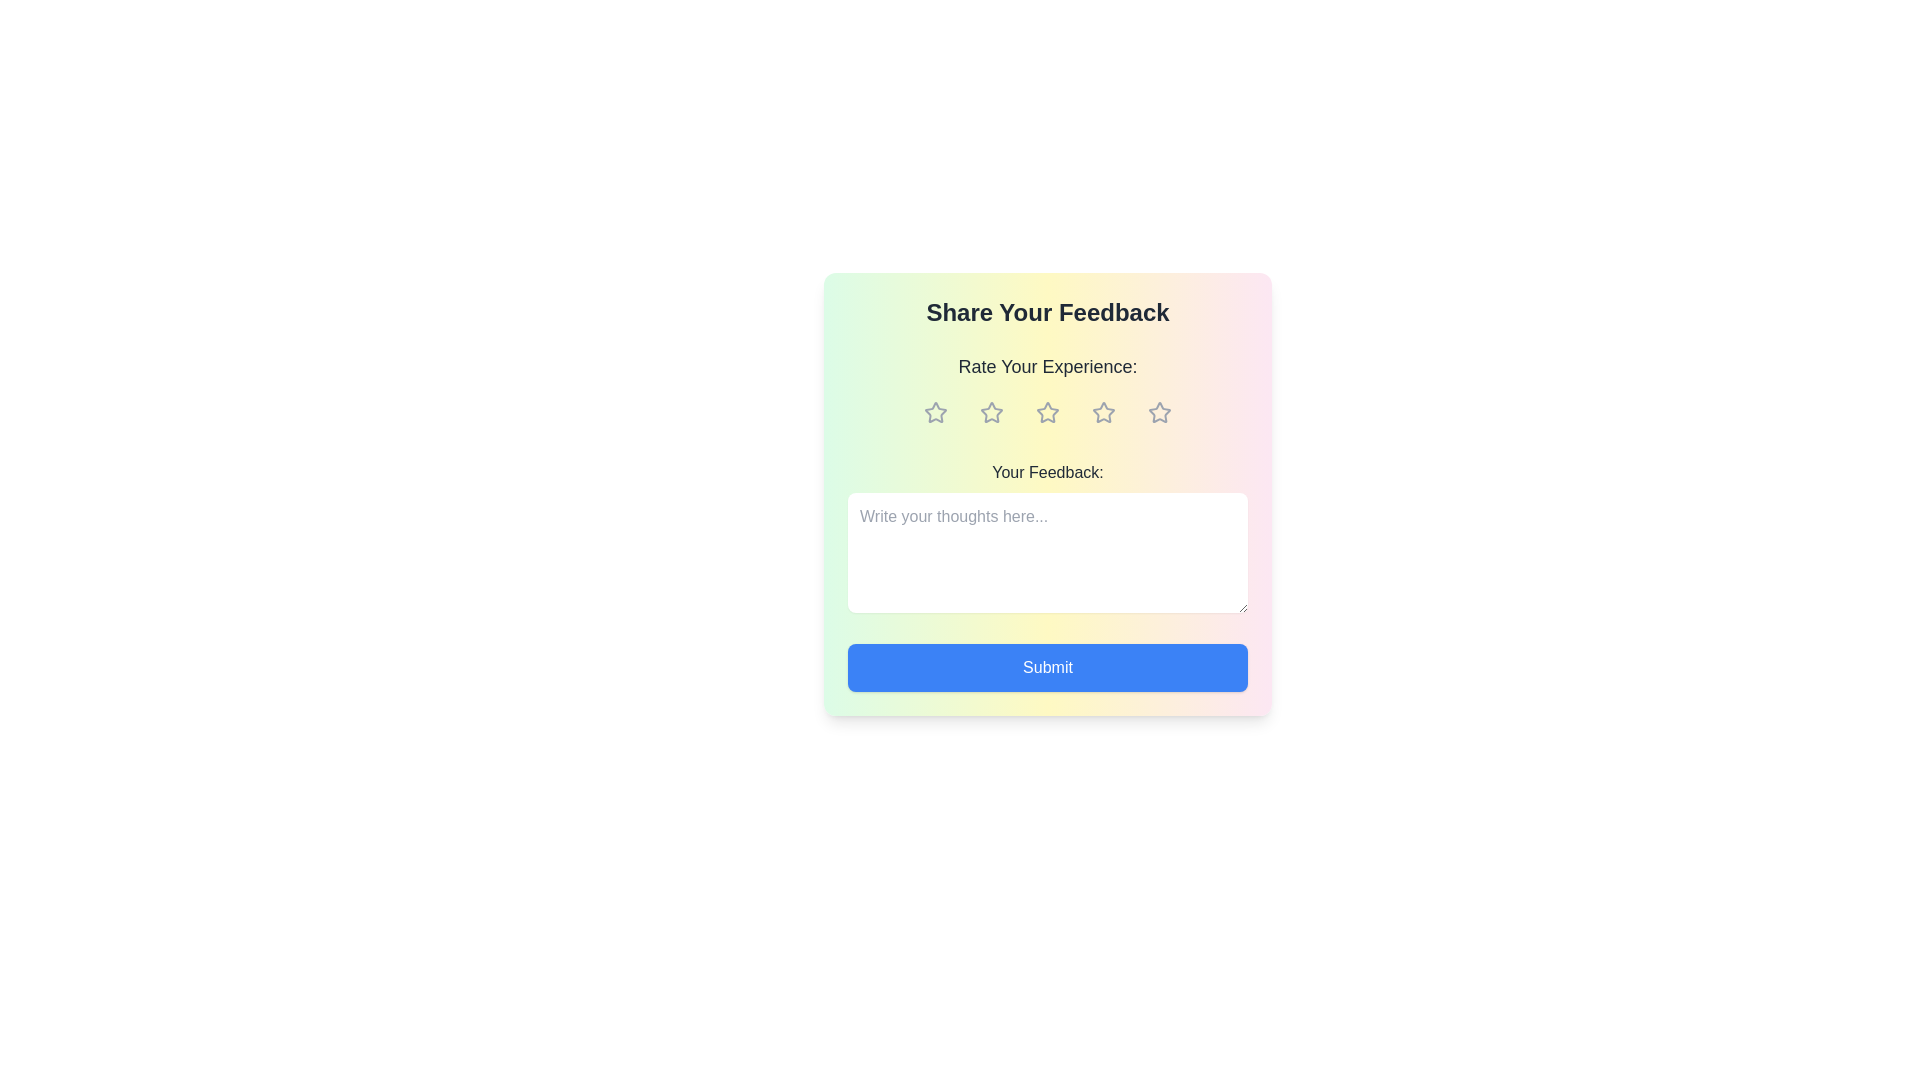 The width and height of the screenshot is (1920, 1080). Describe the element at coordinates (1103, 411) in the screenshot. I see `the fourth star rating icon to rate your experience in the 'Rate Your Experience' section of the feedback form` at that location.